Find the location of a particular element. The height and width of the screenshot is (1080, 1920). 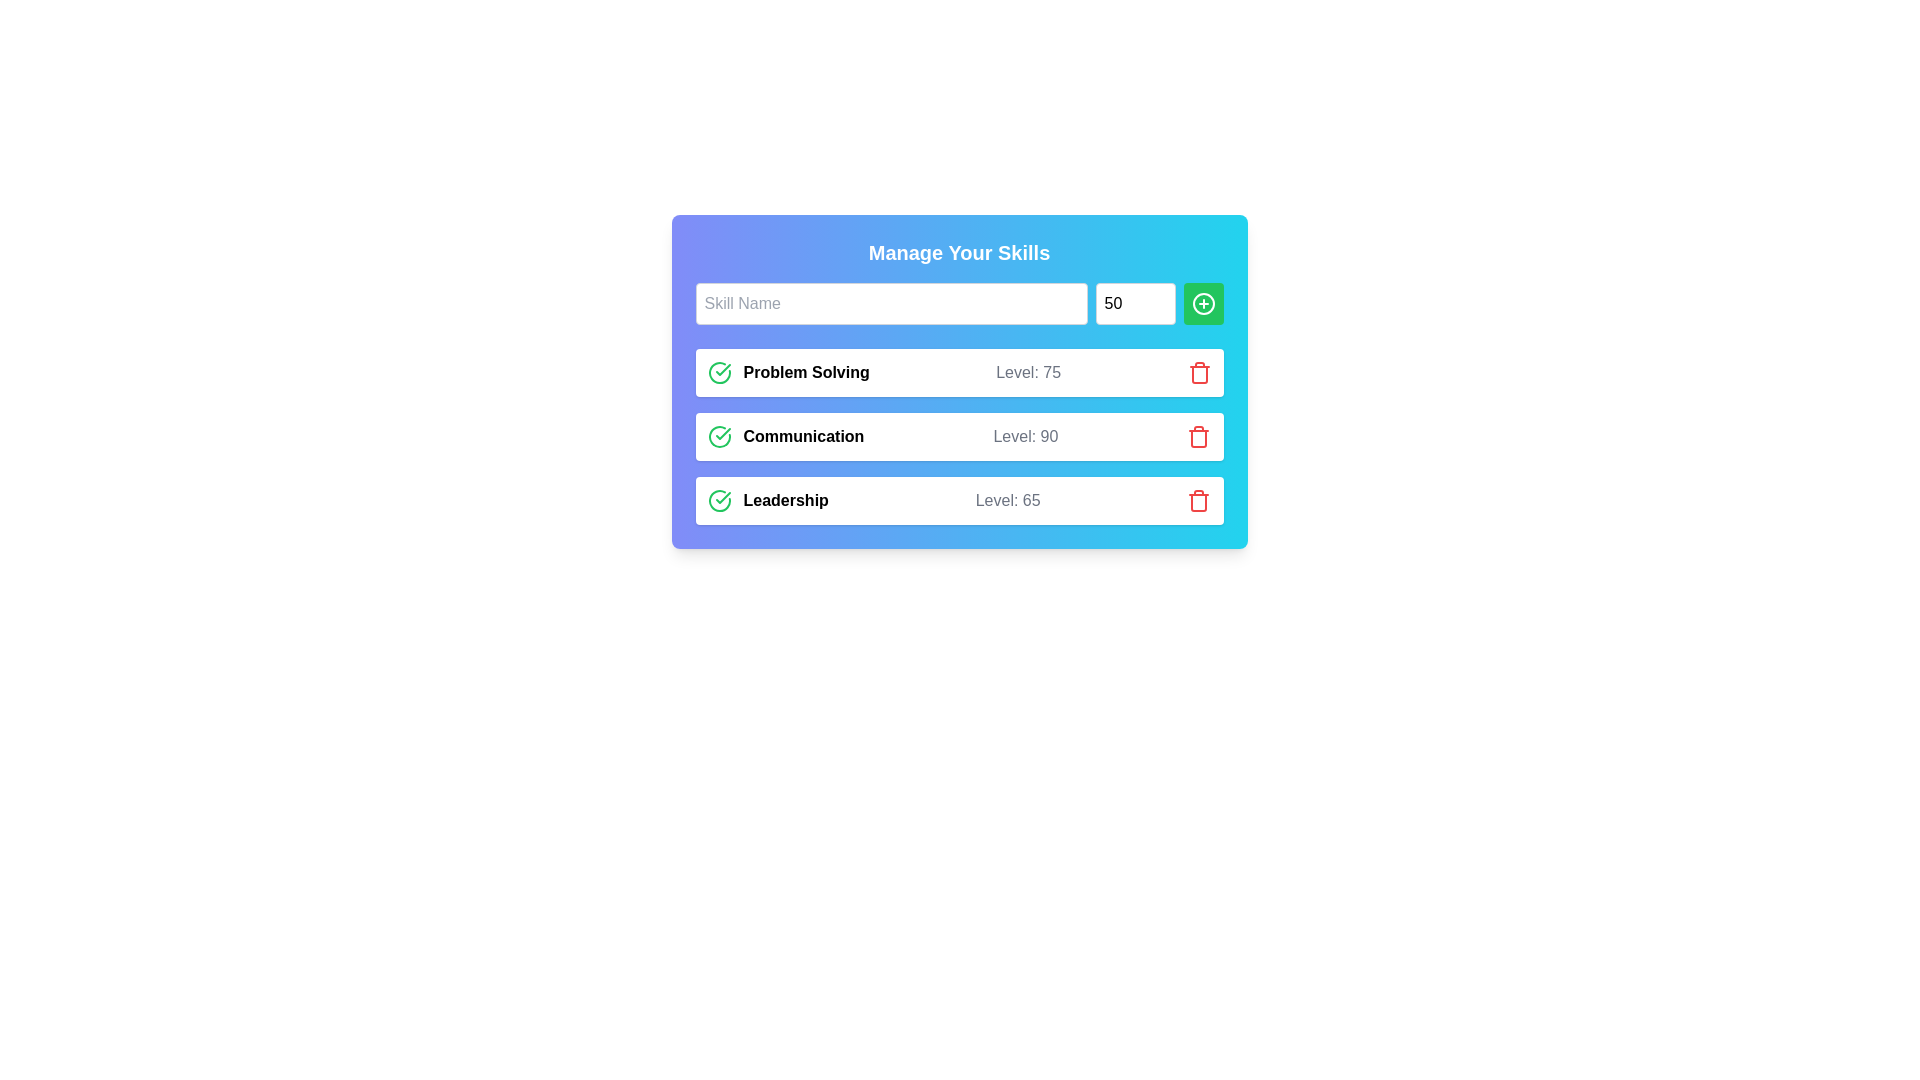

text of the bold 'Communication' label, which is the second element in a vertical list of skill descriptors, located centrally in the interface is located at coordinates (803, 435).